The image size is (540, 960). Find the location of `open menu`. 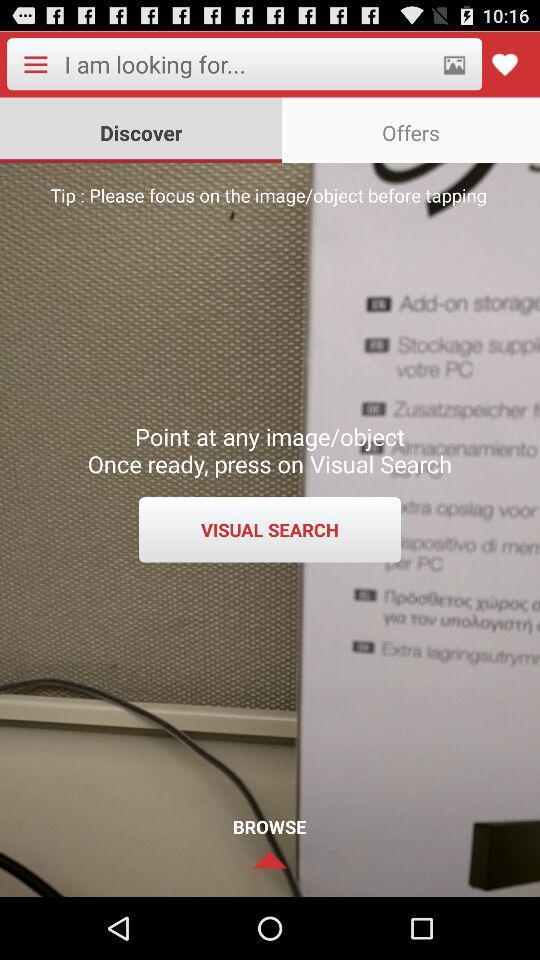

open menu is located at coordinates (35, 64).